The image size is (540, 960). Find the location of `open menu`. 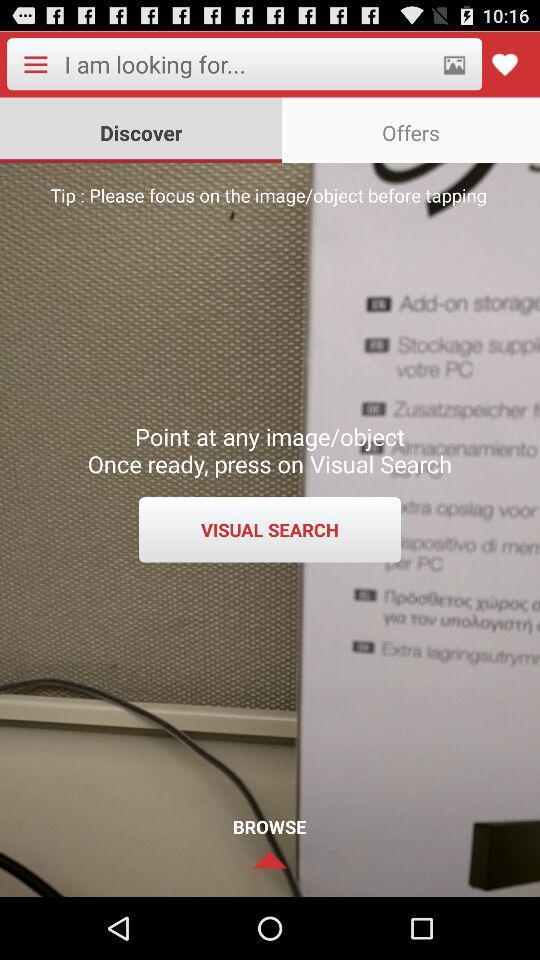

open menu is located at coordinates (35, 64).